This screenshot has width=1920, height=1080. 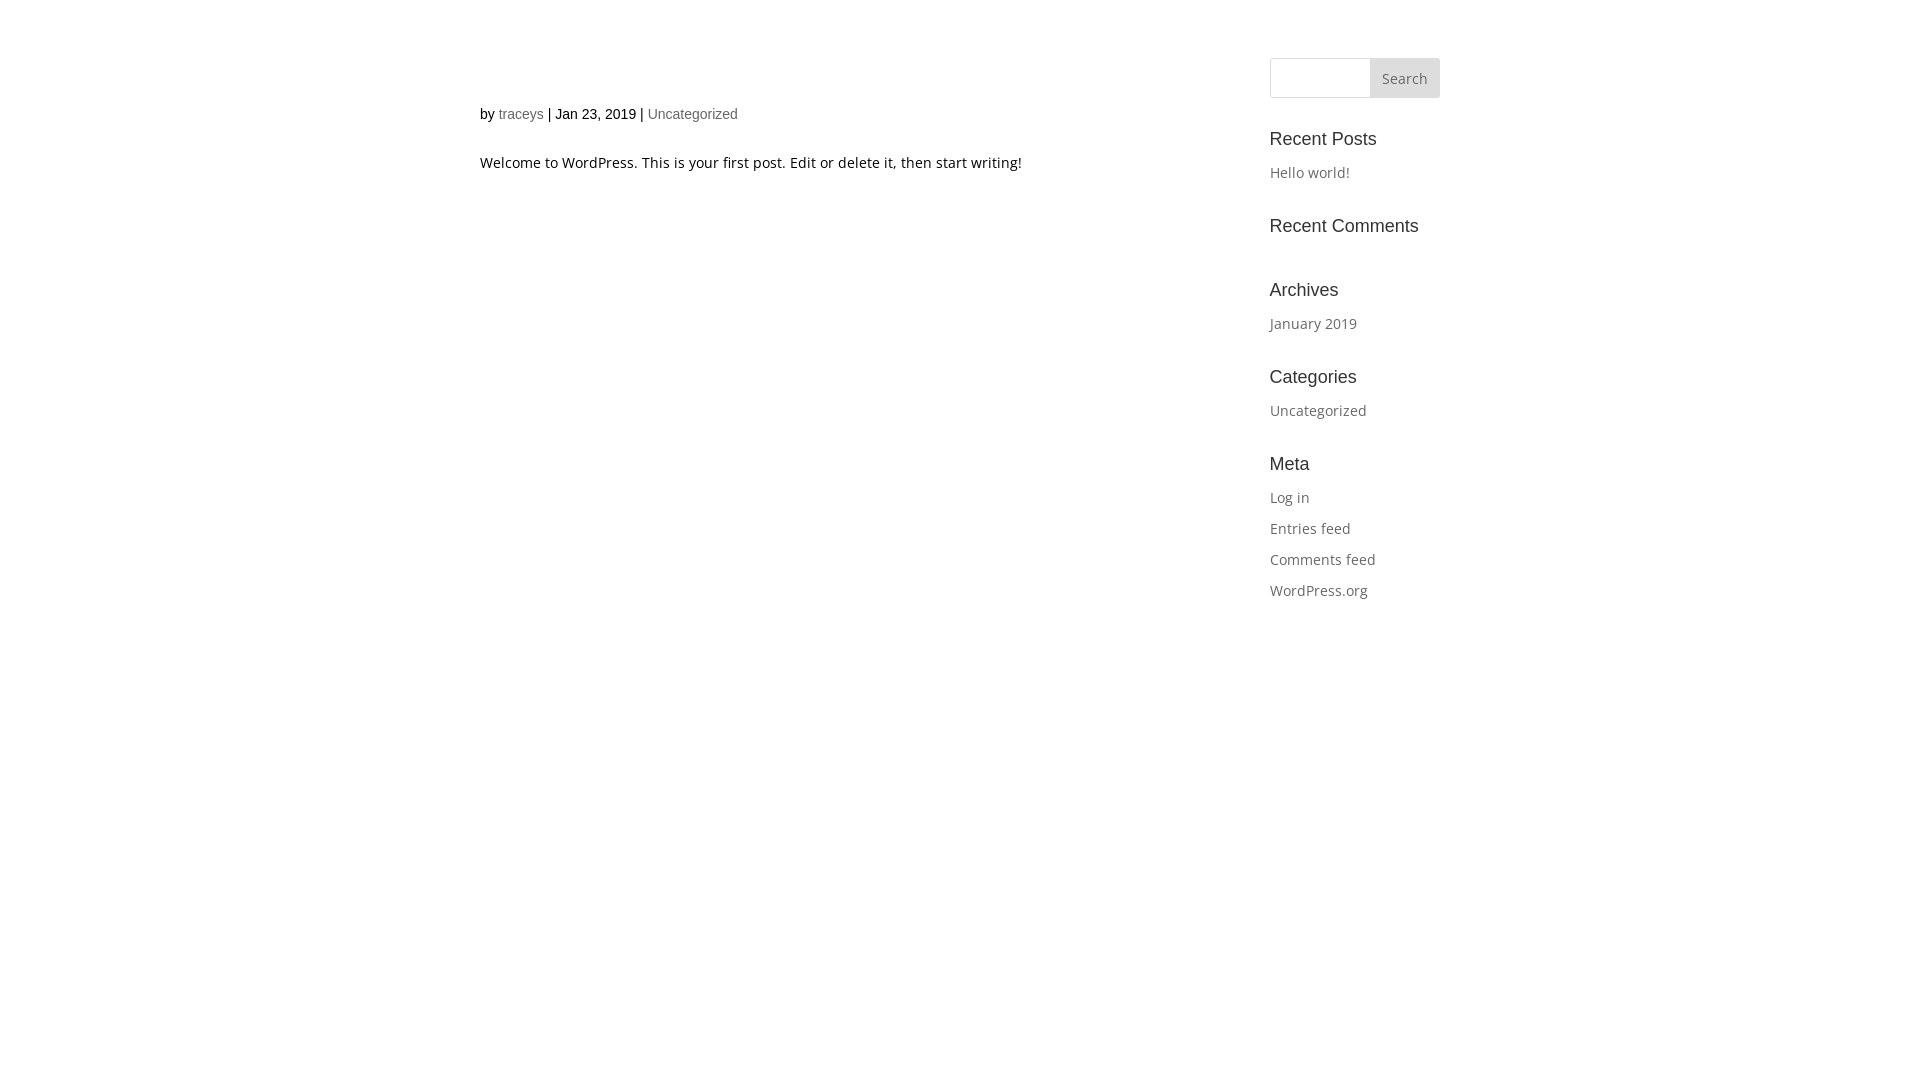 What do you see at coordinates (1269, 171) in the screenshot?
I see `'Hello world!'` at bounding box center [1269, 171].